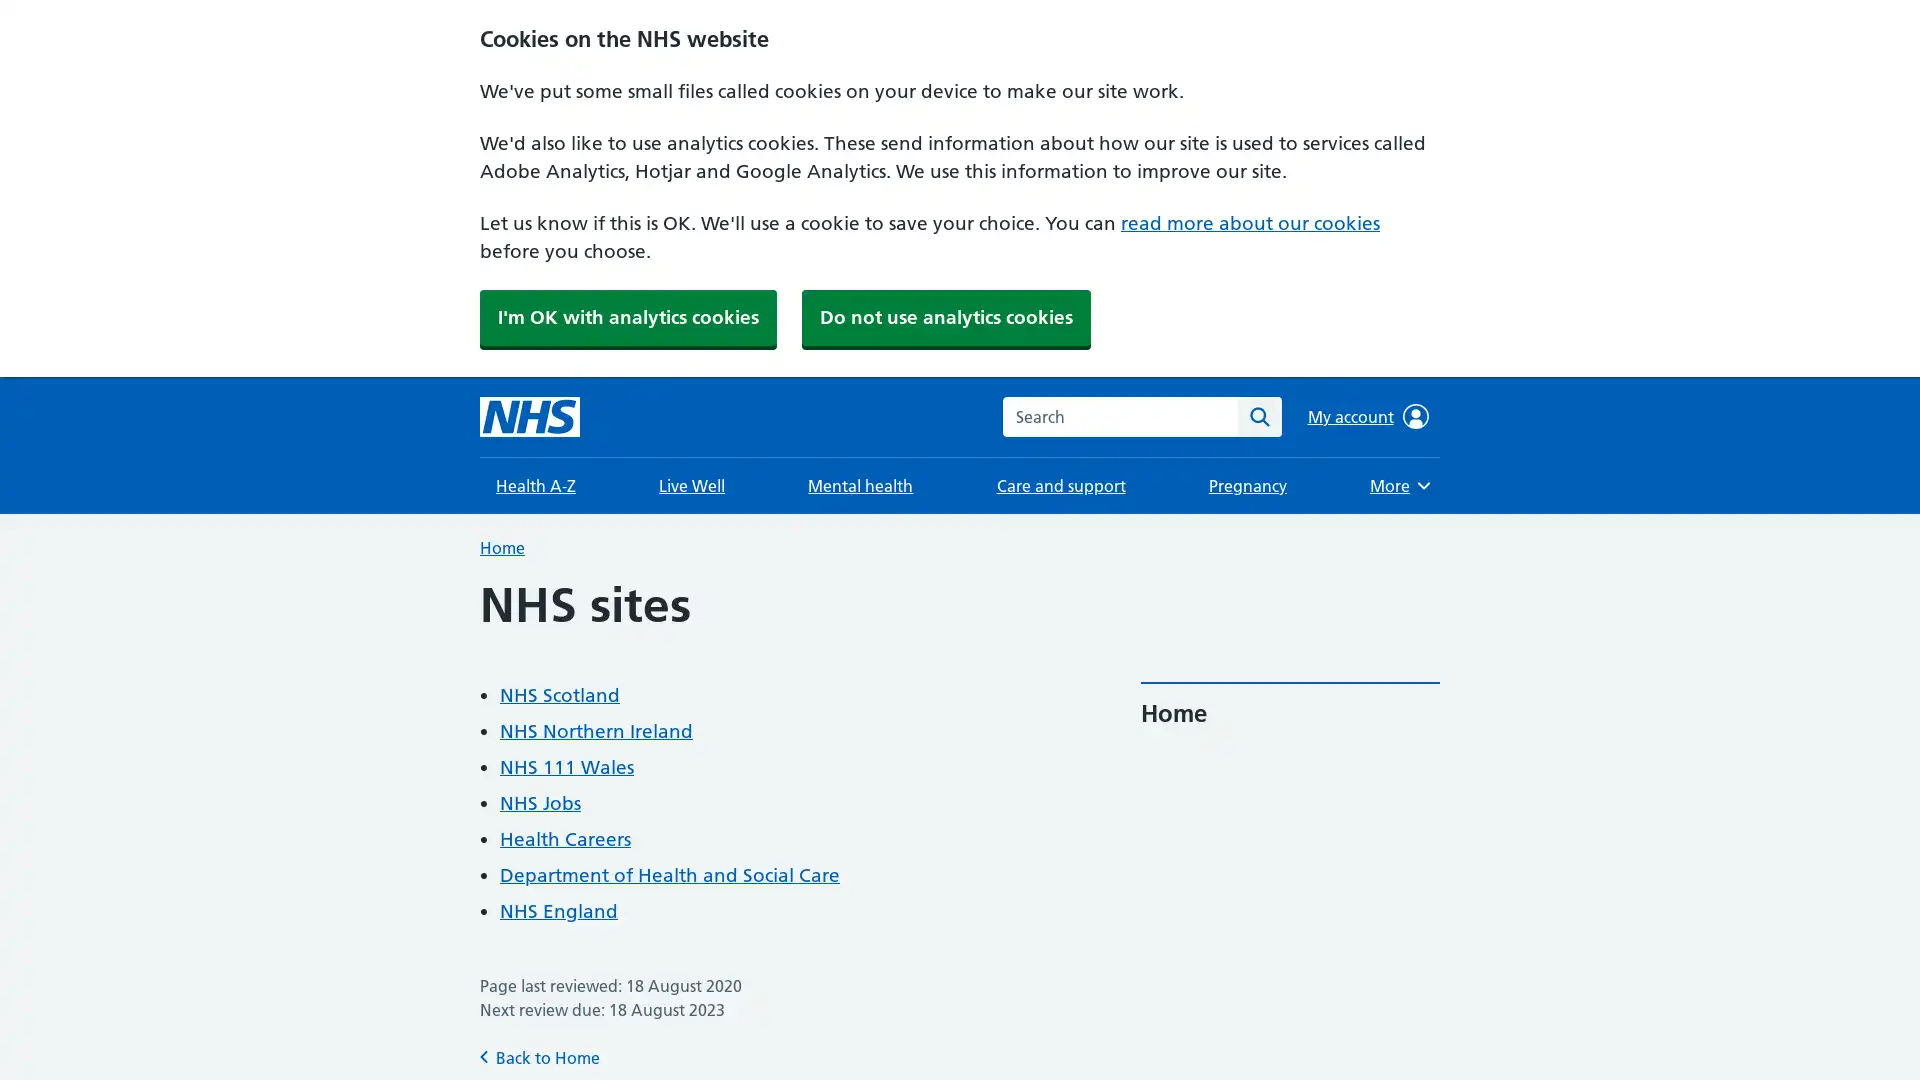 This screenshot has width=1920, height=1080. Describe the element at coordinates (945, 316) in the screenshot. I see `Do not use analytics cookies` at that location.